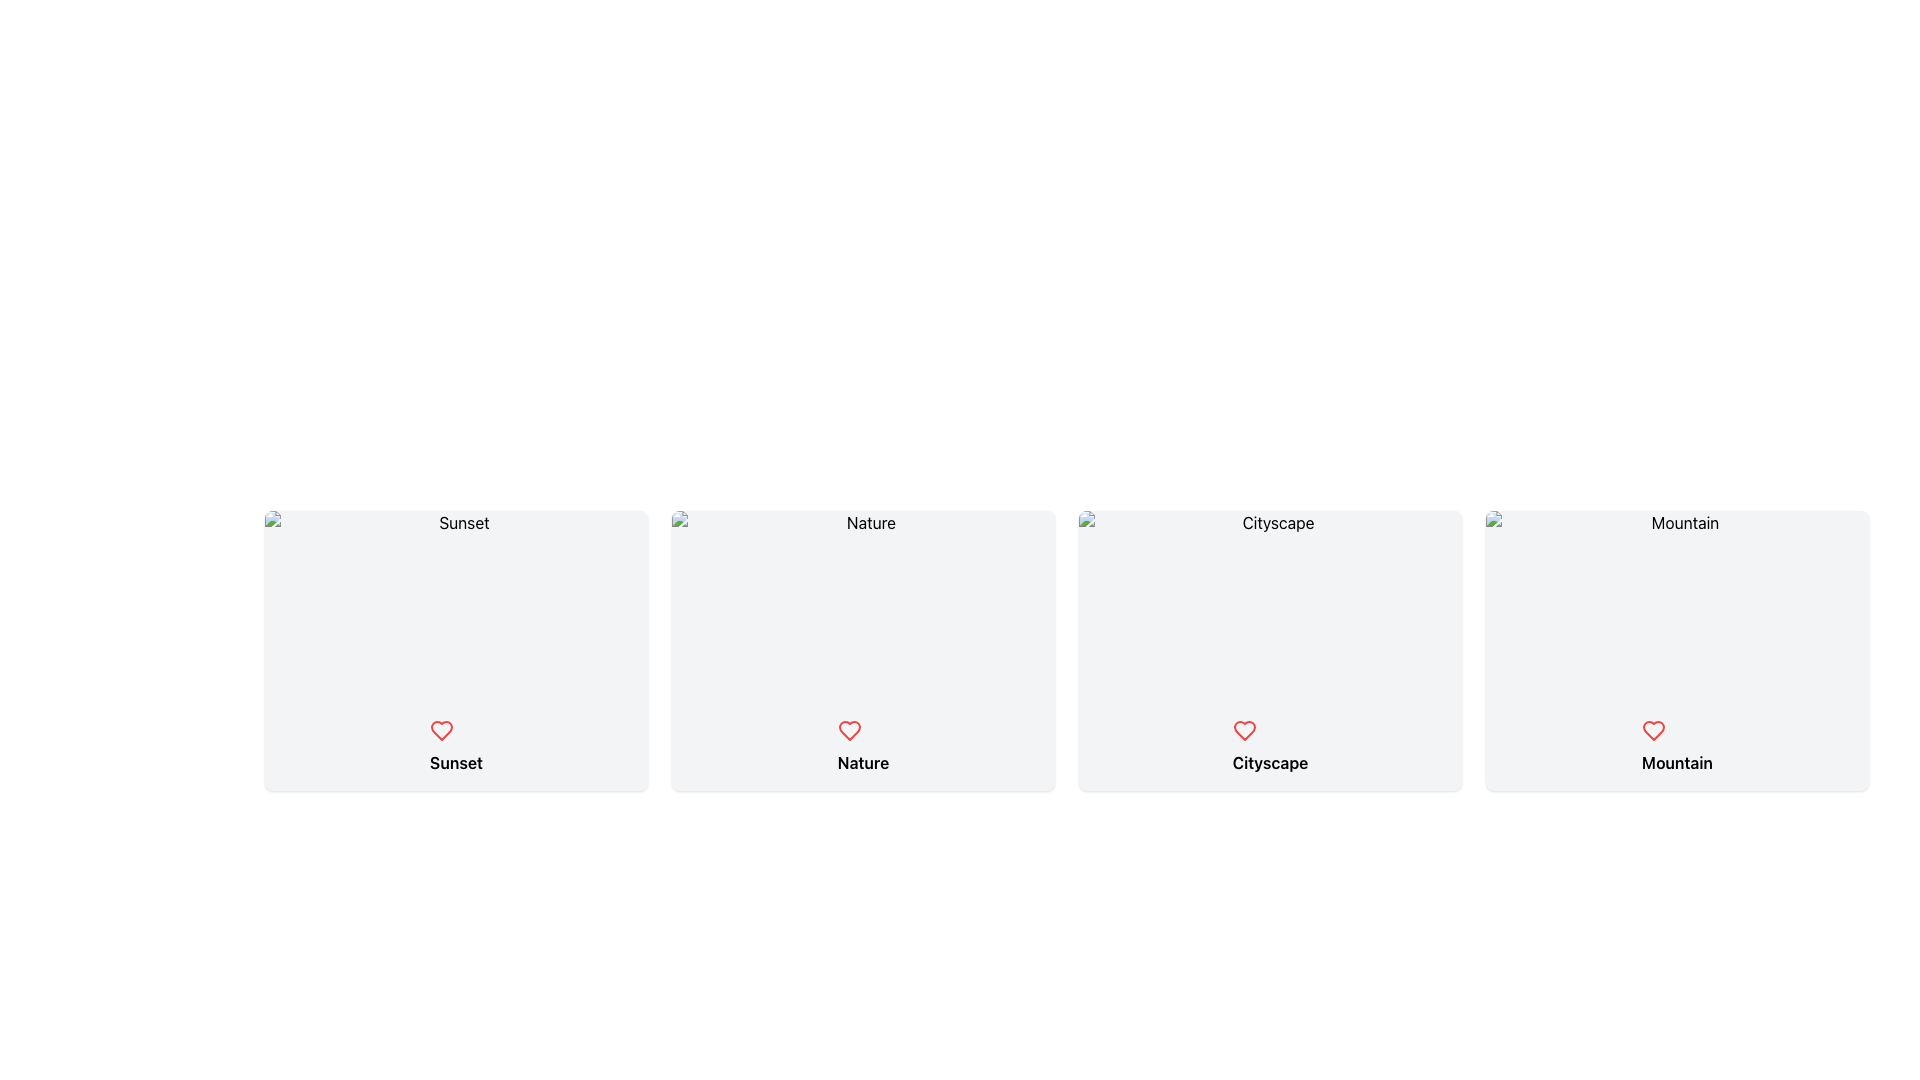 This screenshot has width=1920, height=1080. I want to click on text content of the 'Sunset' title text block with heart icon located centrally beneath the image placeholder in the first card of a horizontal list, so click(455, 747).